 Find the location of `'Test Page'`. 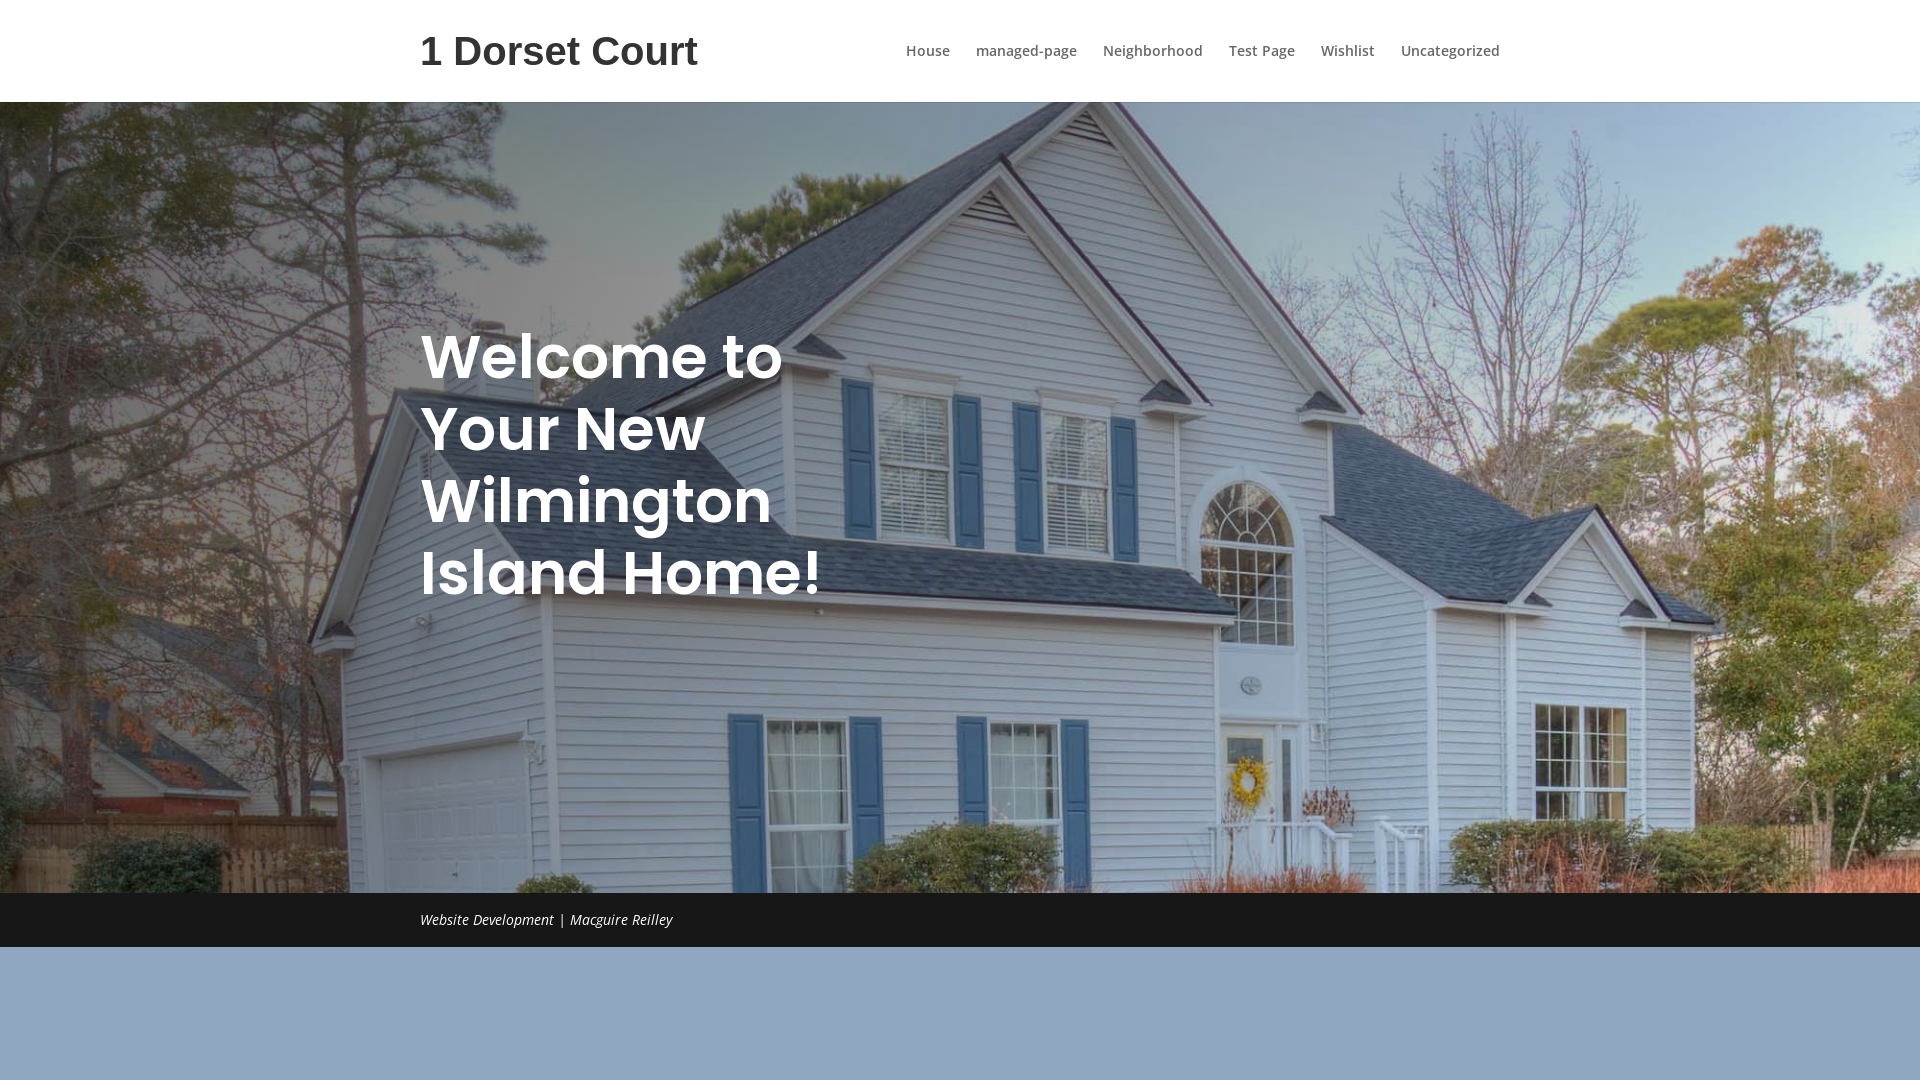

'Test Page' is located at coordinates (1261, 72).